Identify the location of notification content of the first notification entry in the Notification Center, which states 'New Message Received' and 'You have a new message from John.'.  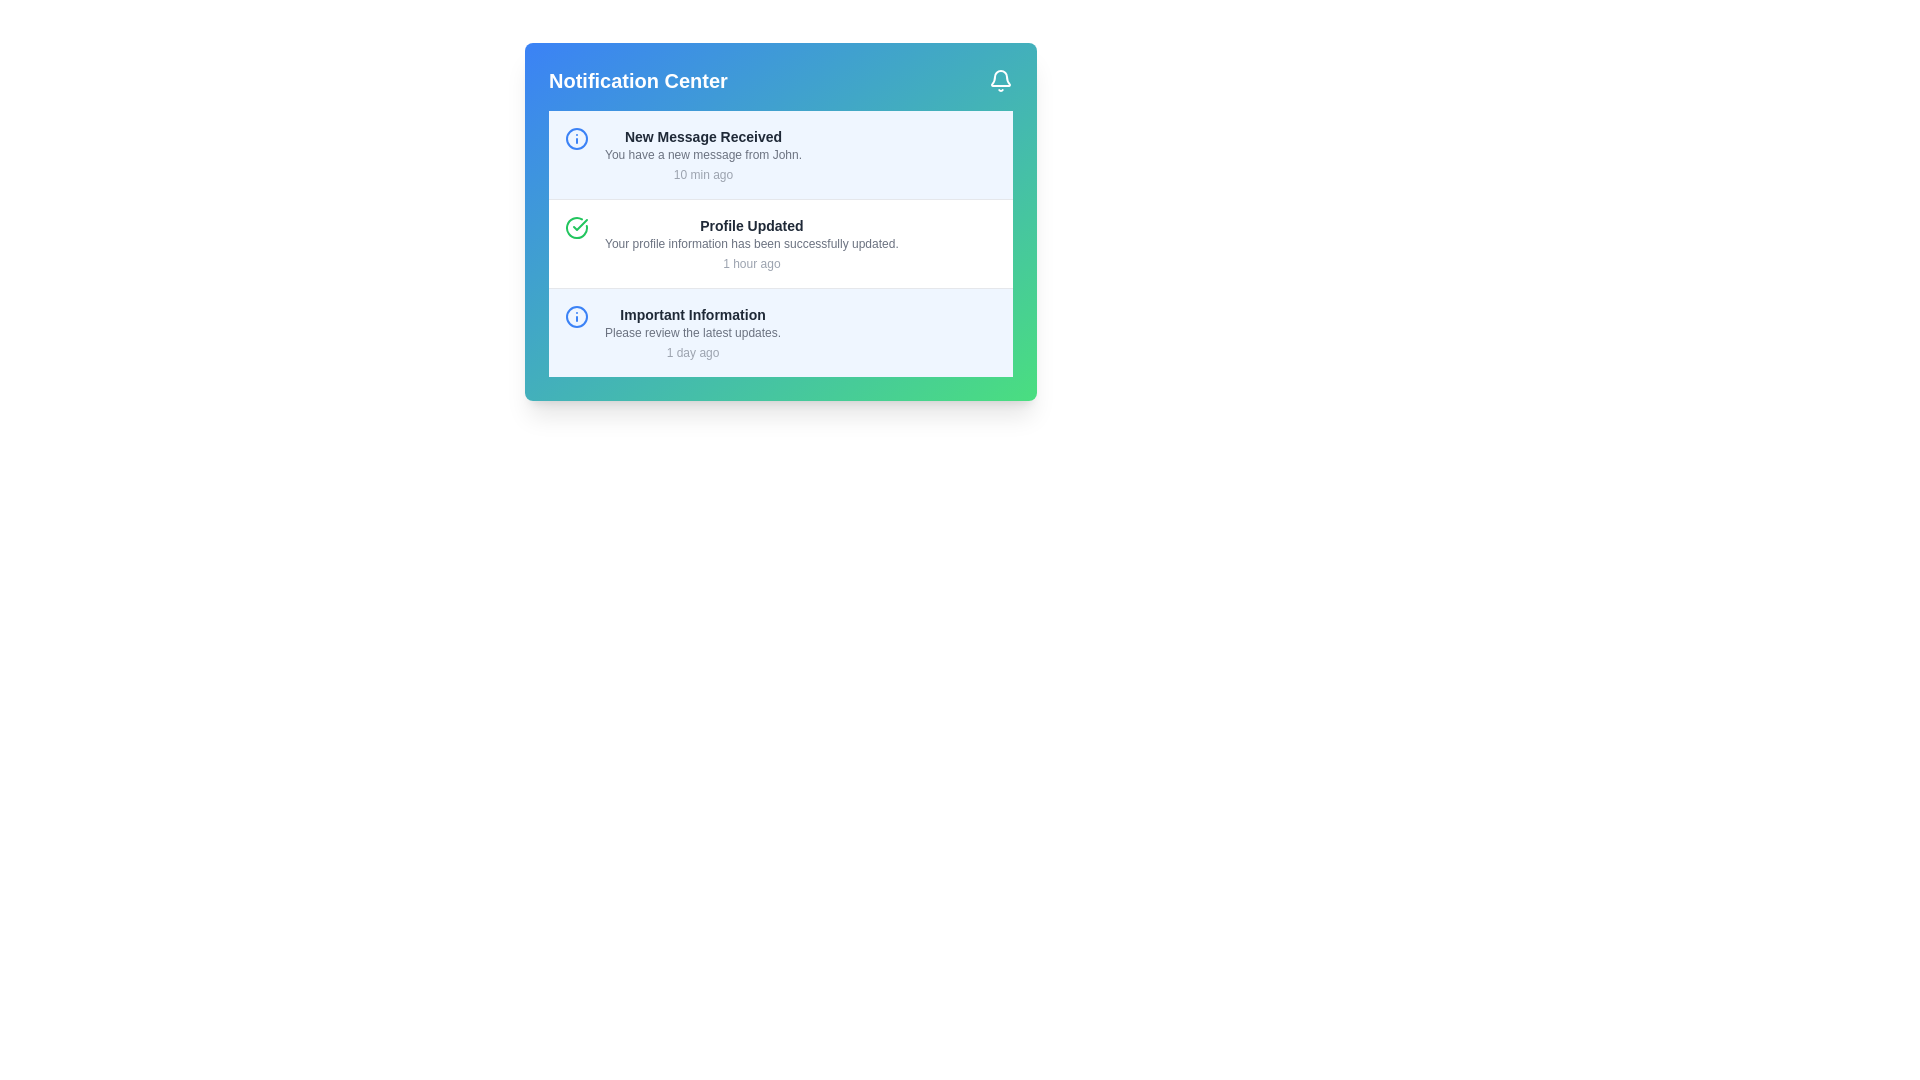
(703, 153).